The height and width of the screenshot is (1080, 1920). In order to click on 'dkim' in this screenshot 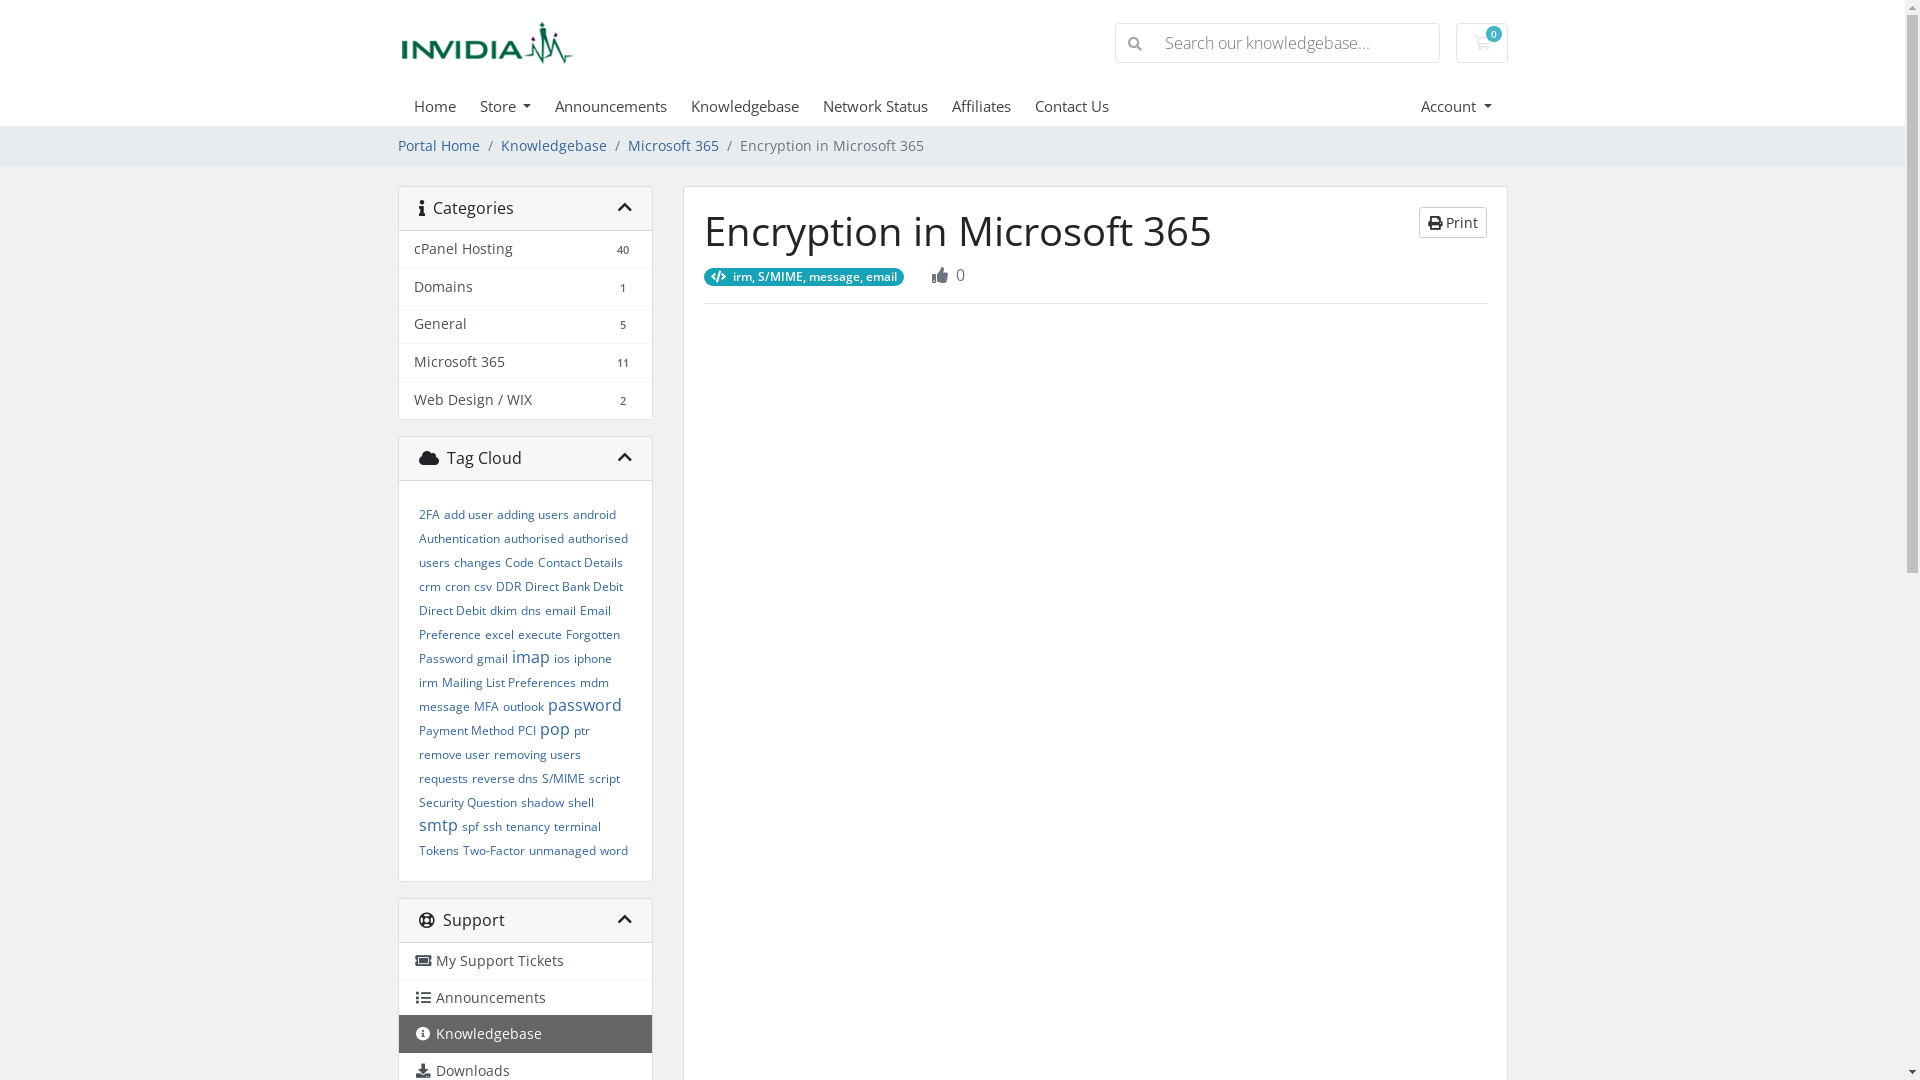, I will do `click(503, 609)`.